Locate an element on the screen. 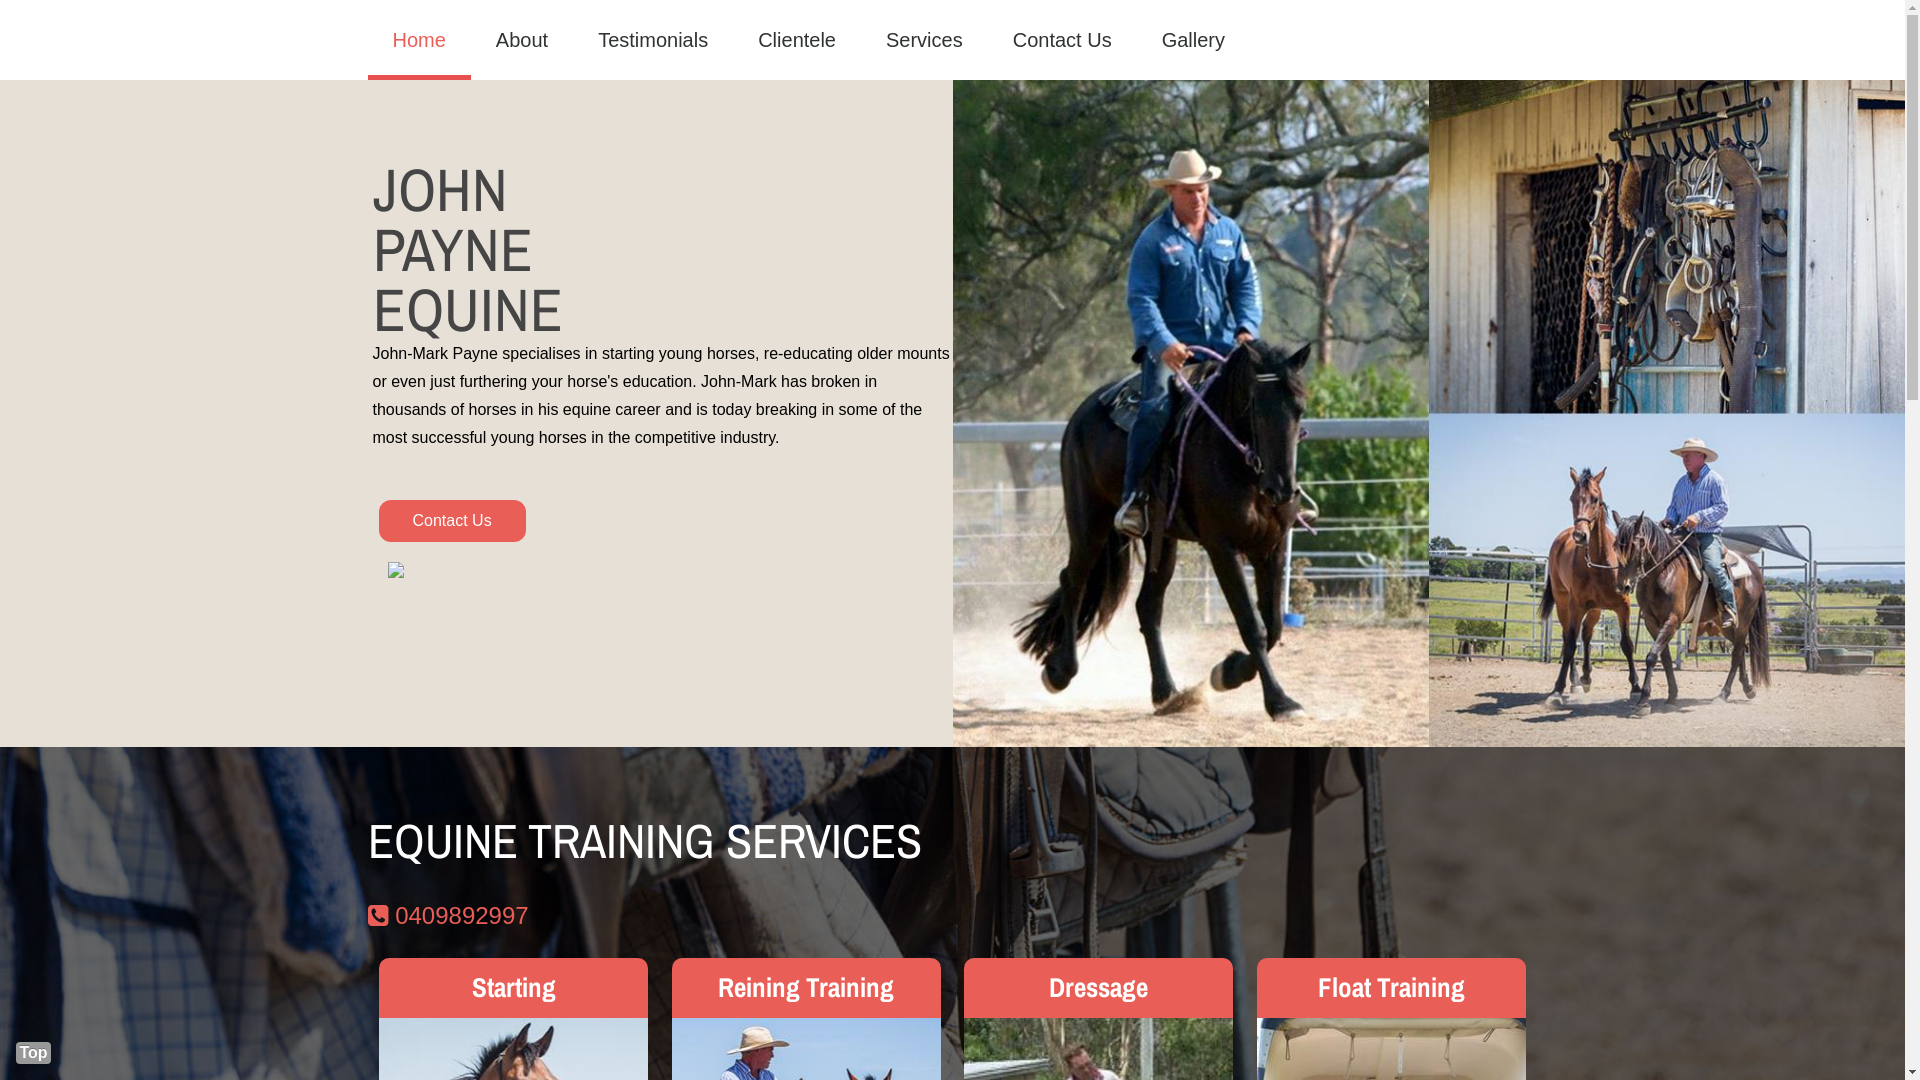 Image resolution: width=1920 pixels, height=1080 pixels. 'Contact Us' is located at coordinates (450, 519).